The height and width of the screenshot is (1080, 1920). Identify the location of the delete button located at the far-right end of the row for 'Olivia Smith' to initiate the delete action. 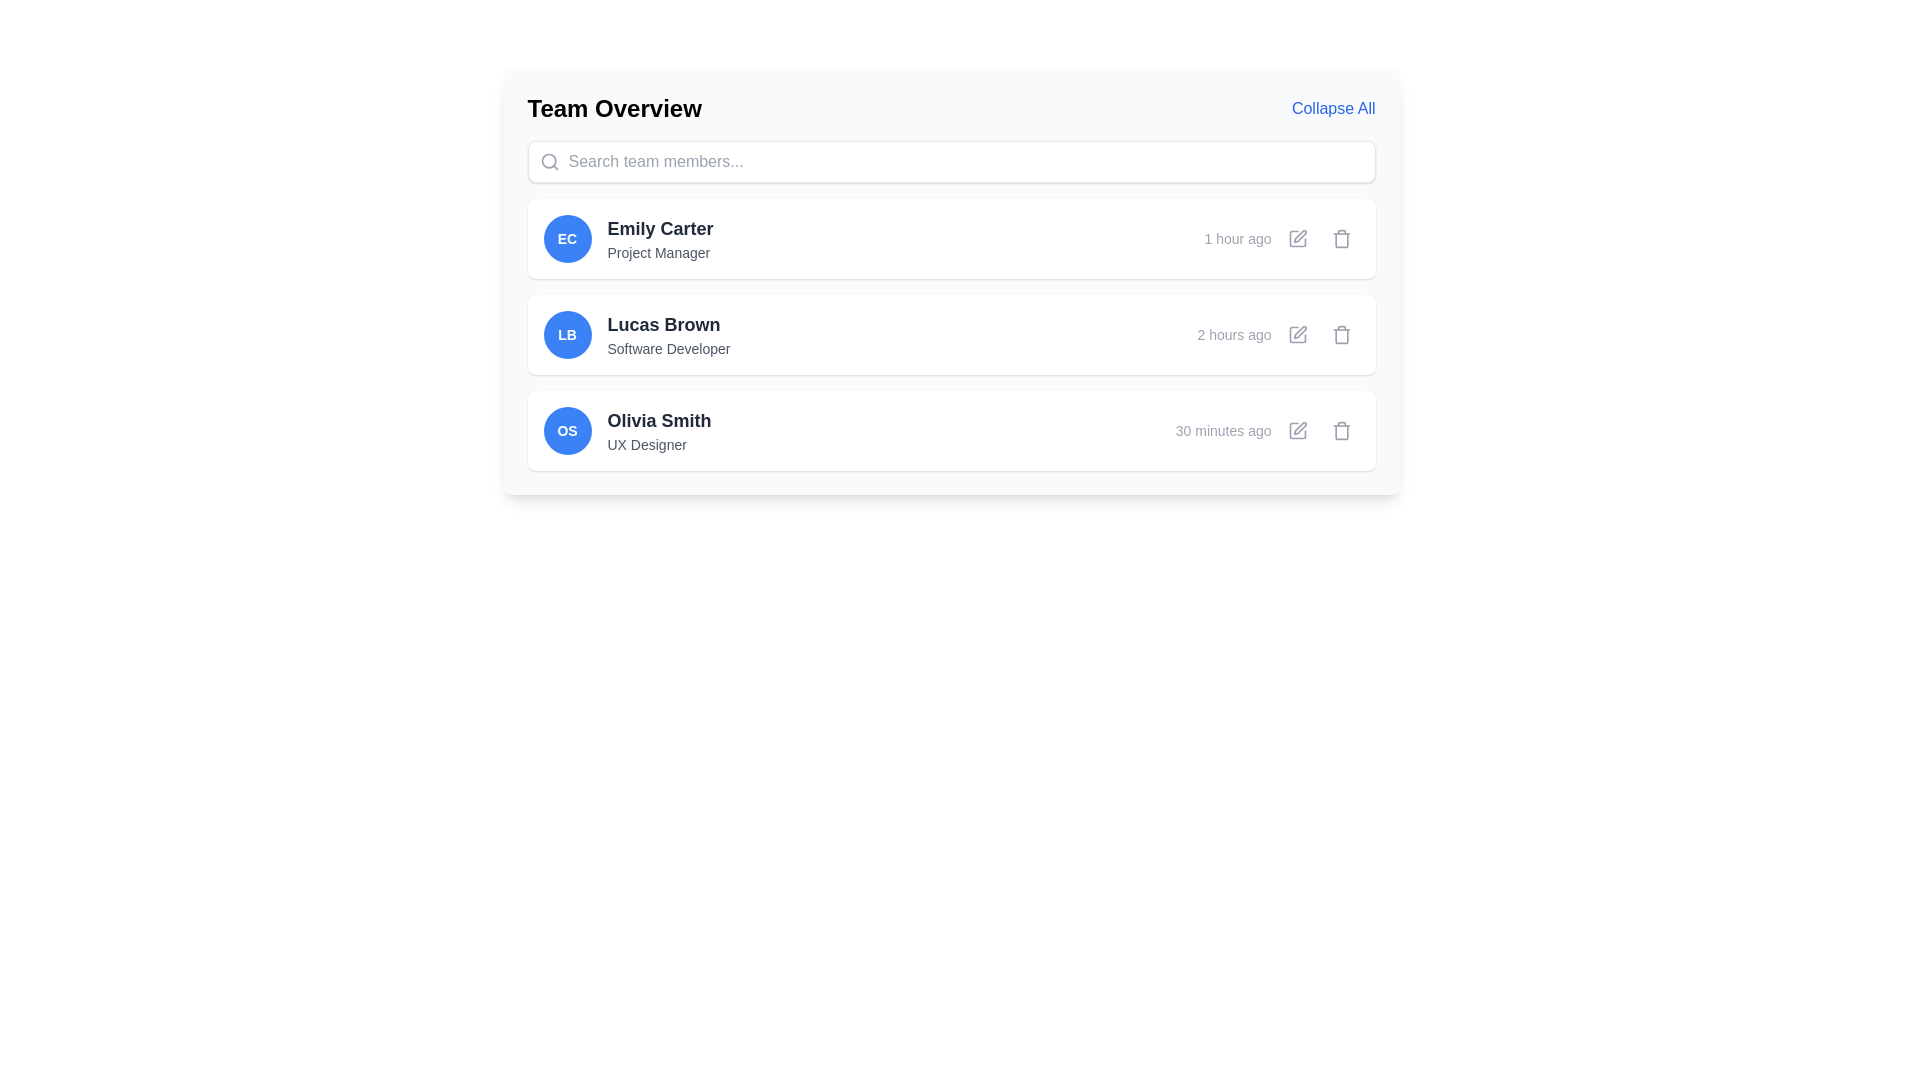
(1341, 430).